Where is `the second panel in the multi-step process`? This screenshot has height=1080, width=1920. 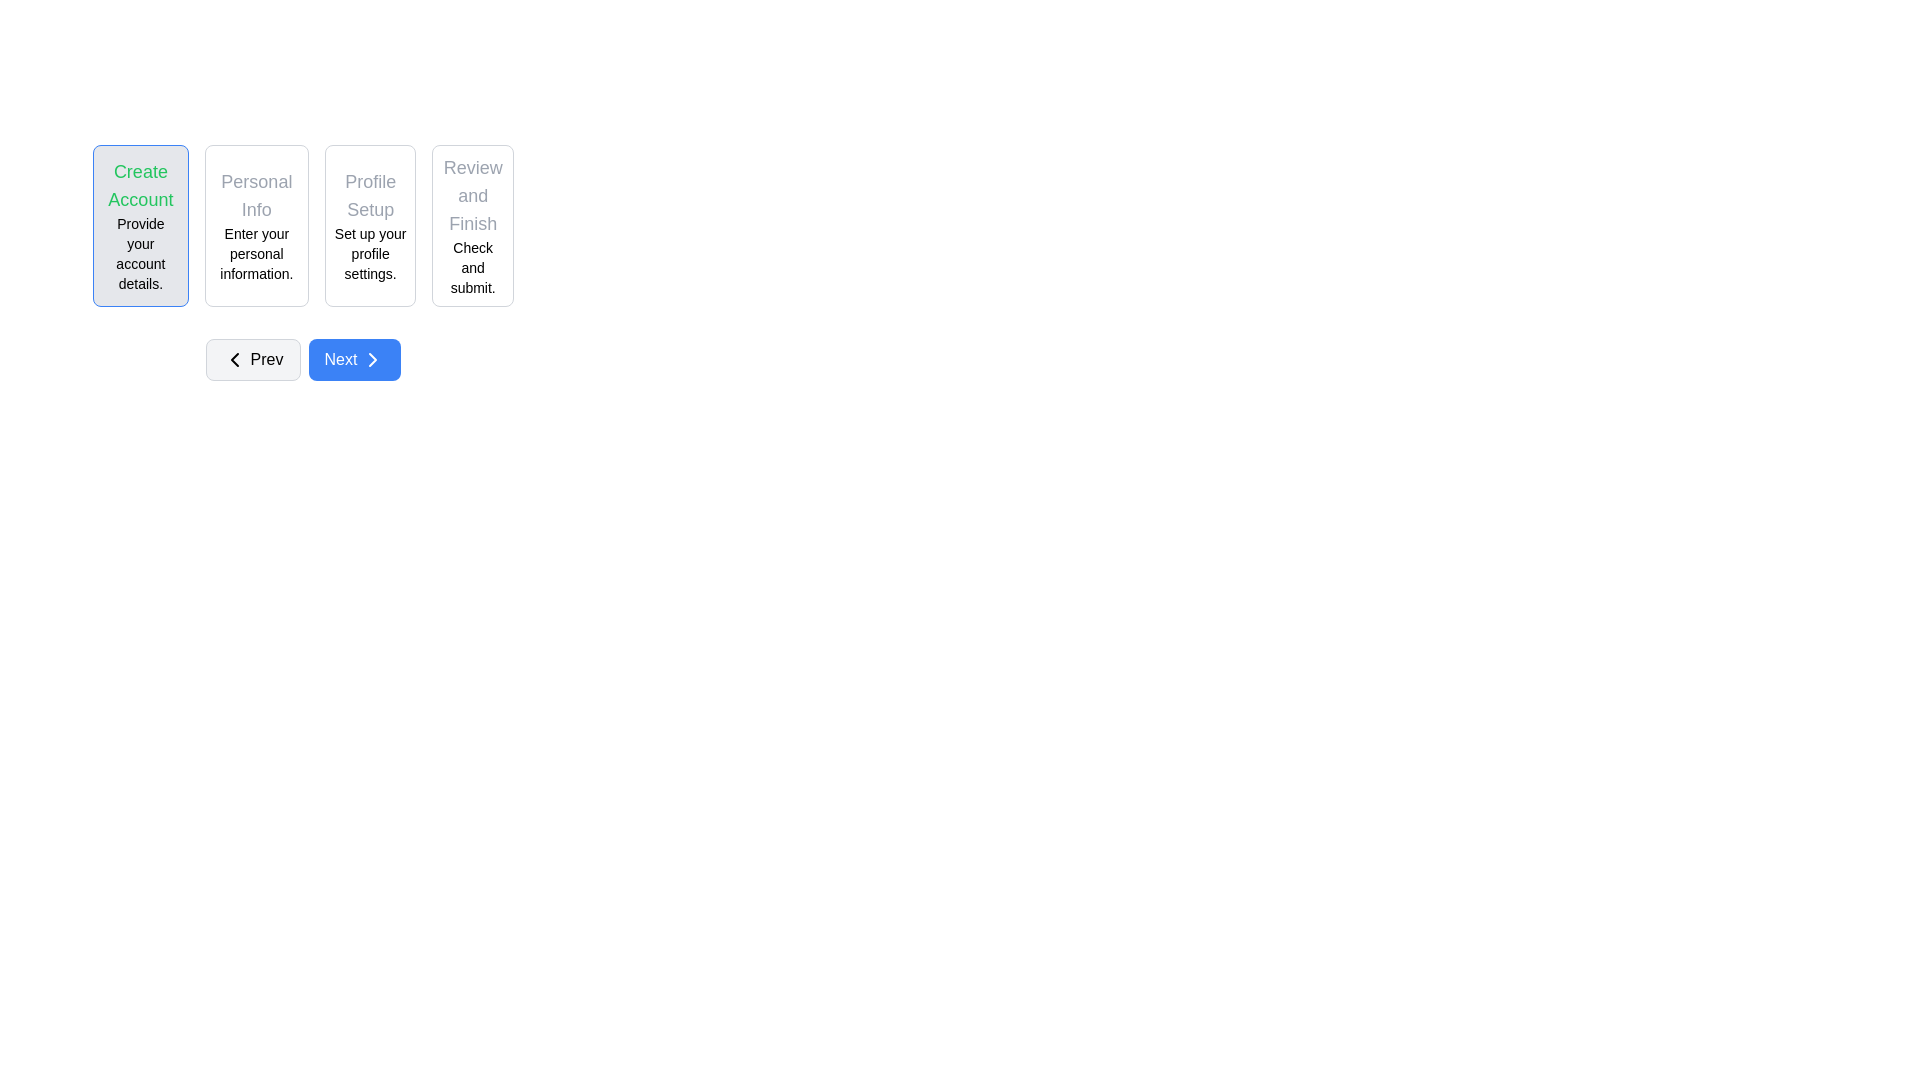 the second panel in the multi-step process is located at coordinates (302, 261).